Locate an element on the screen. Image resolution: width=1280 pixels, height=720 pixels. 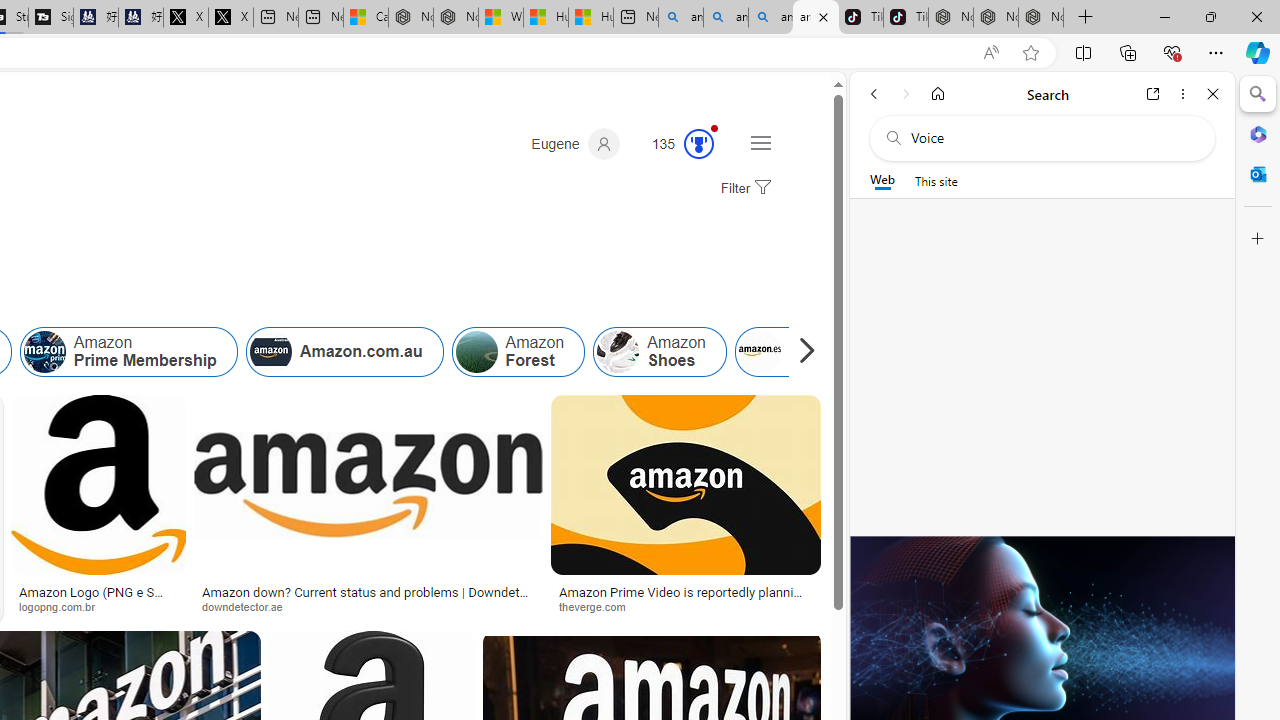
'downdetector.ae' is located at coordinates (368, 605).